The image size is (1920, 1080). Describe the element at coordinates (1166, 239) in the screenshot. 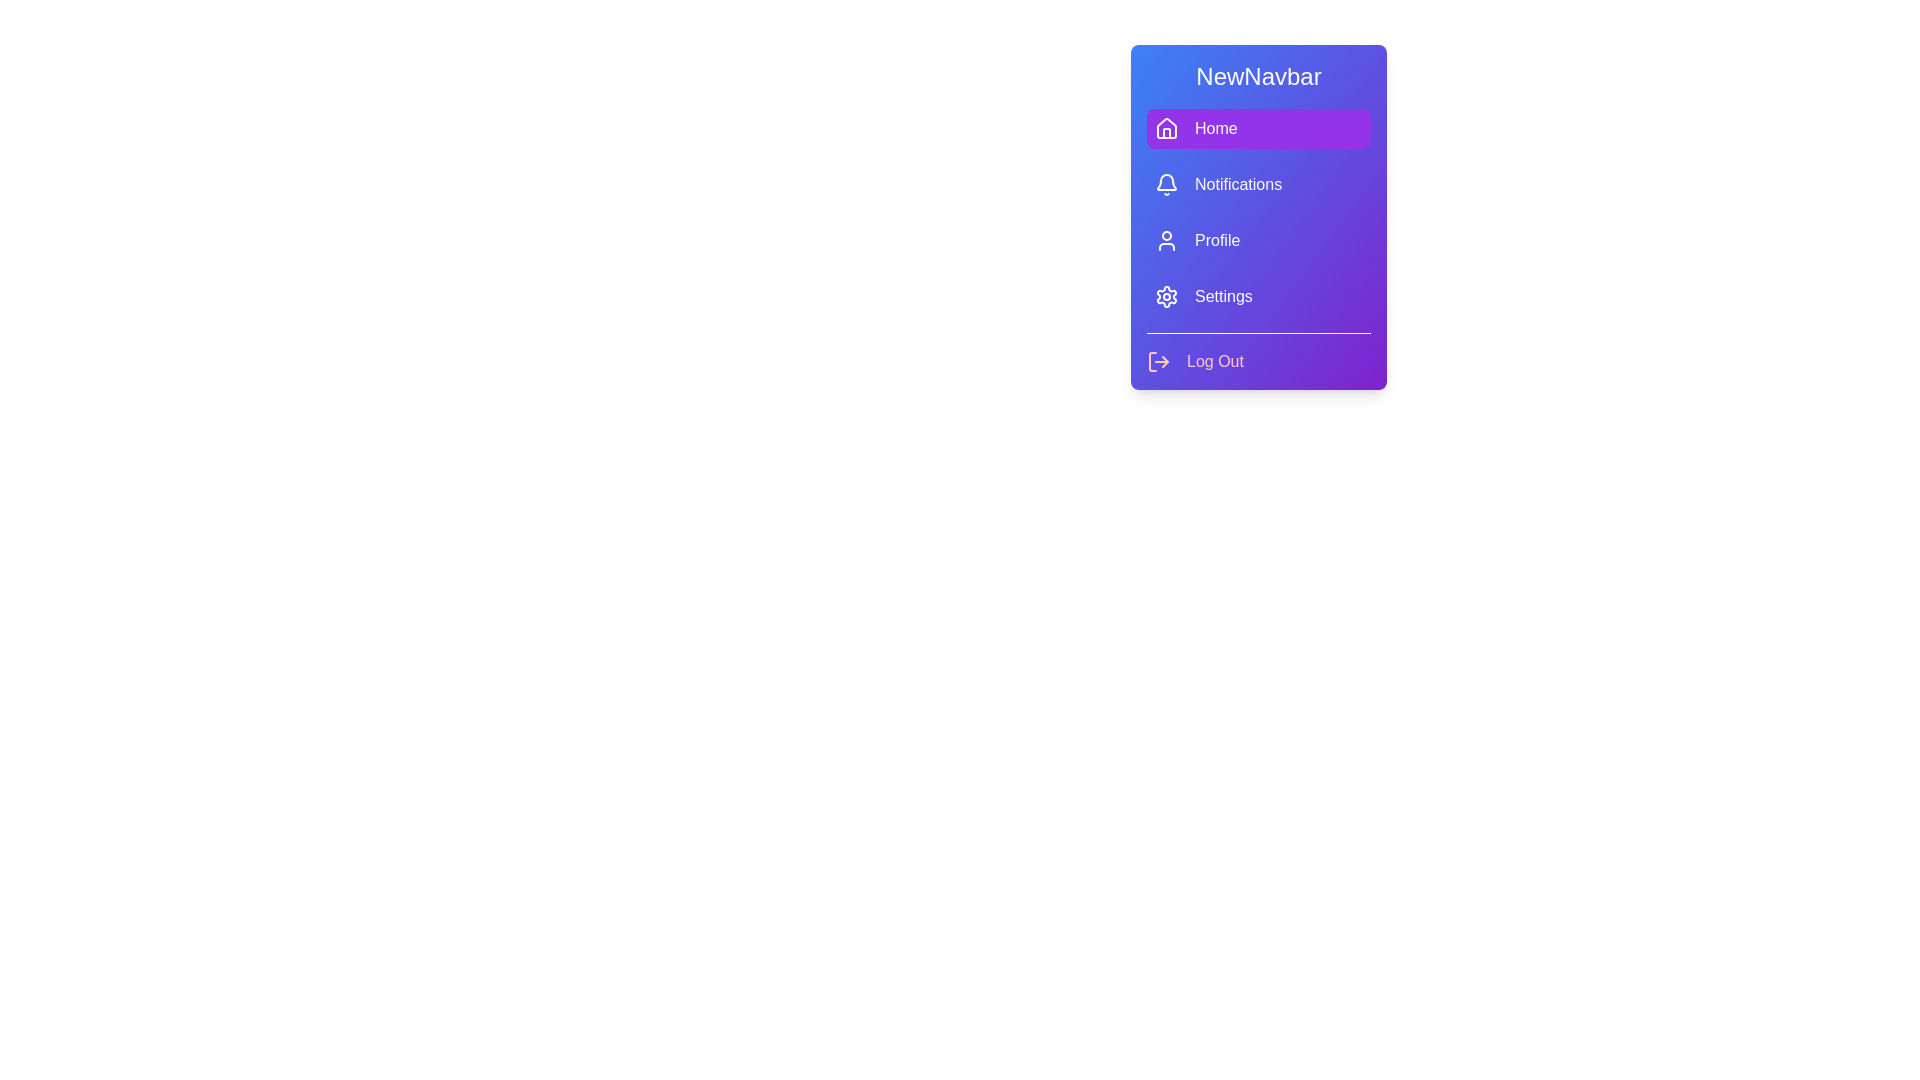

I see `the 'Profile' menu item icon in the vertical navigation menu, located below 'Notifications' and above 'Settings'` at that location.